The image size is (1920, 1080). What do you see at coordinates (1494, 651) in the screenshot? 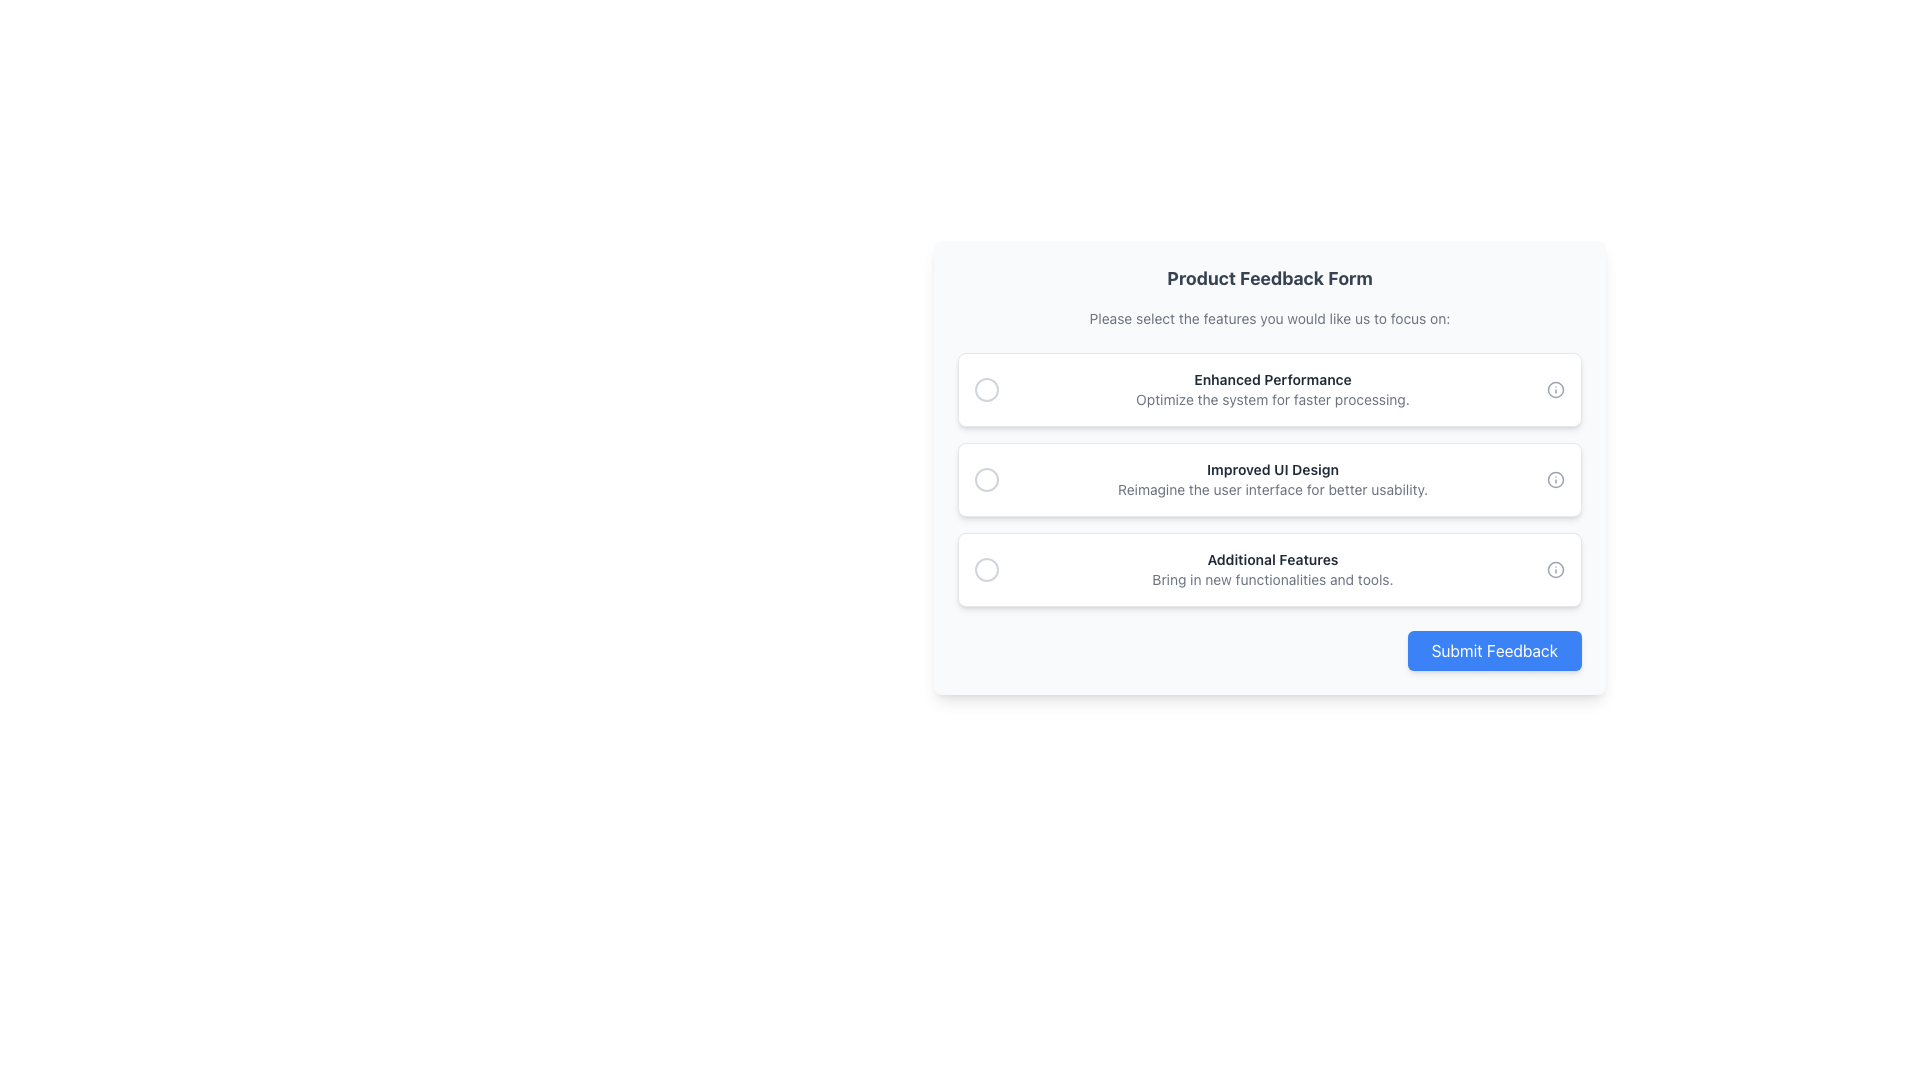
I see `the rectangular blue button labeled 'Submit Feedback' located at the bottom right of the feedback form` at bounding box center [1494, 651].